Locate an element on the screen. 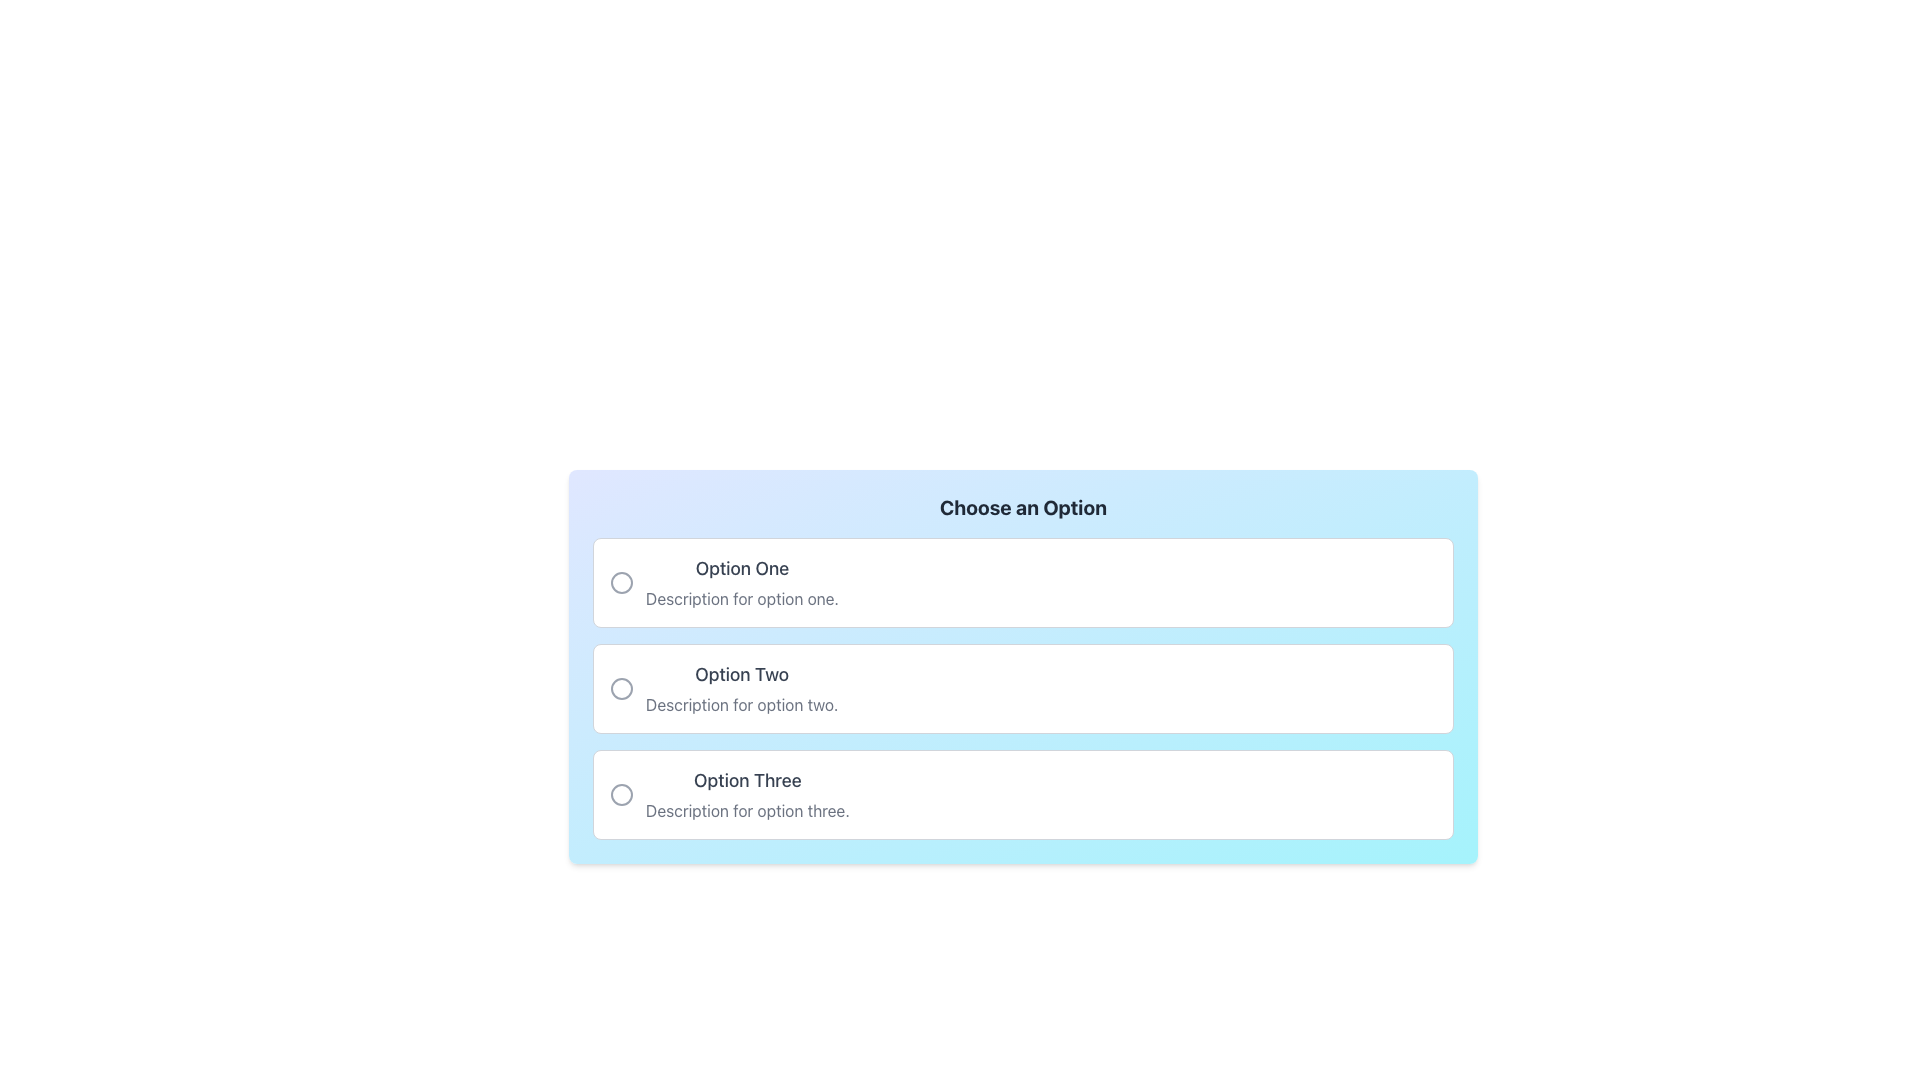 The width and height of the screenshot is (1920, 1080). the central selection interface containing radio buttons for user options is located at coordinates (1023, 667).